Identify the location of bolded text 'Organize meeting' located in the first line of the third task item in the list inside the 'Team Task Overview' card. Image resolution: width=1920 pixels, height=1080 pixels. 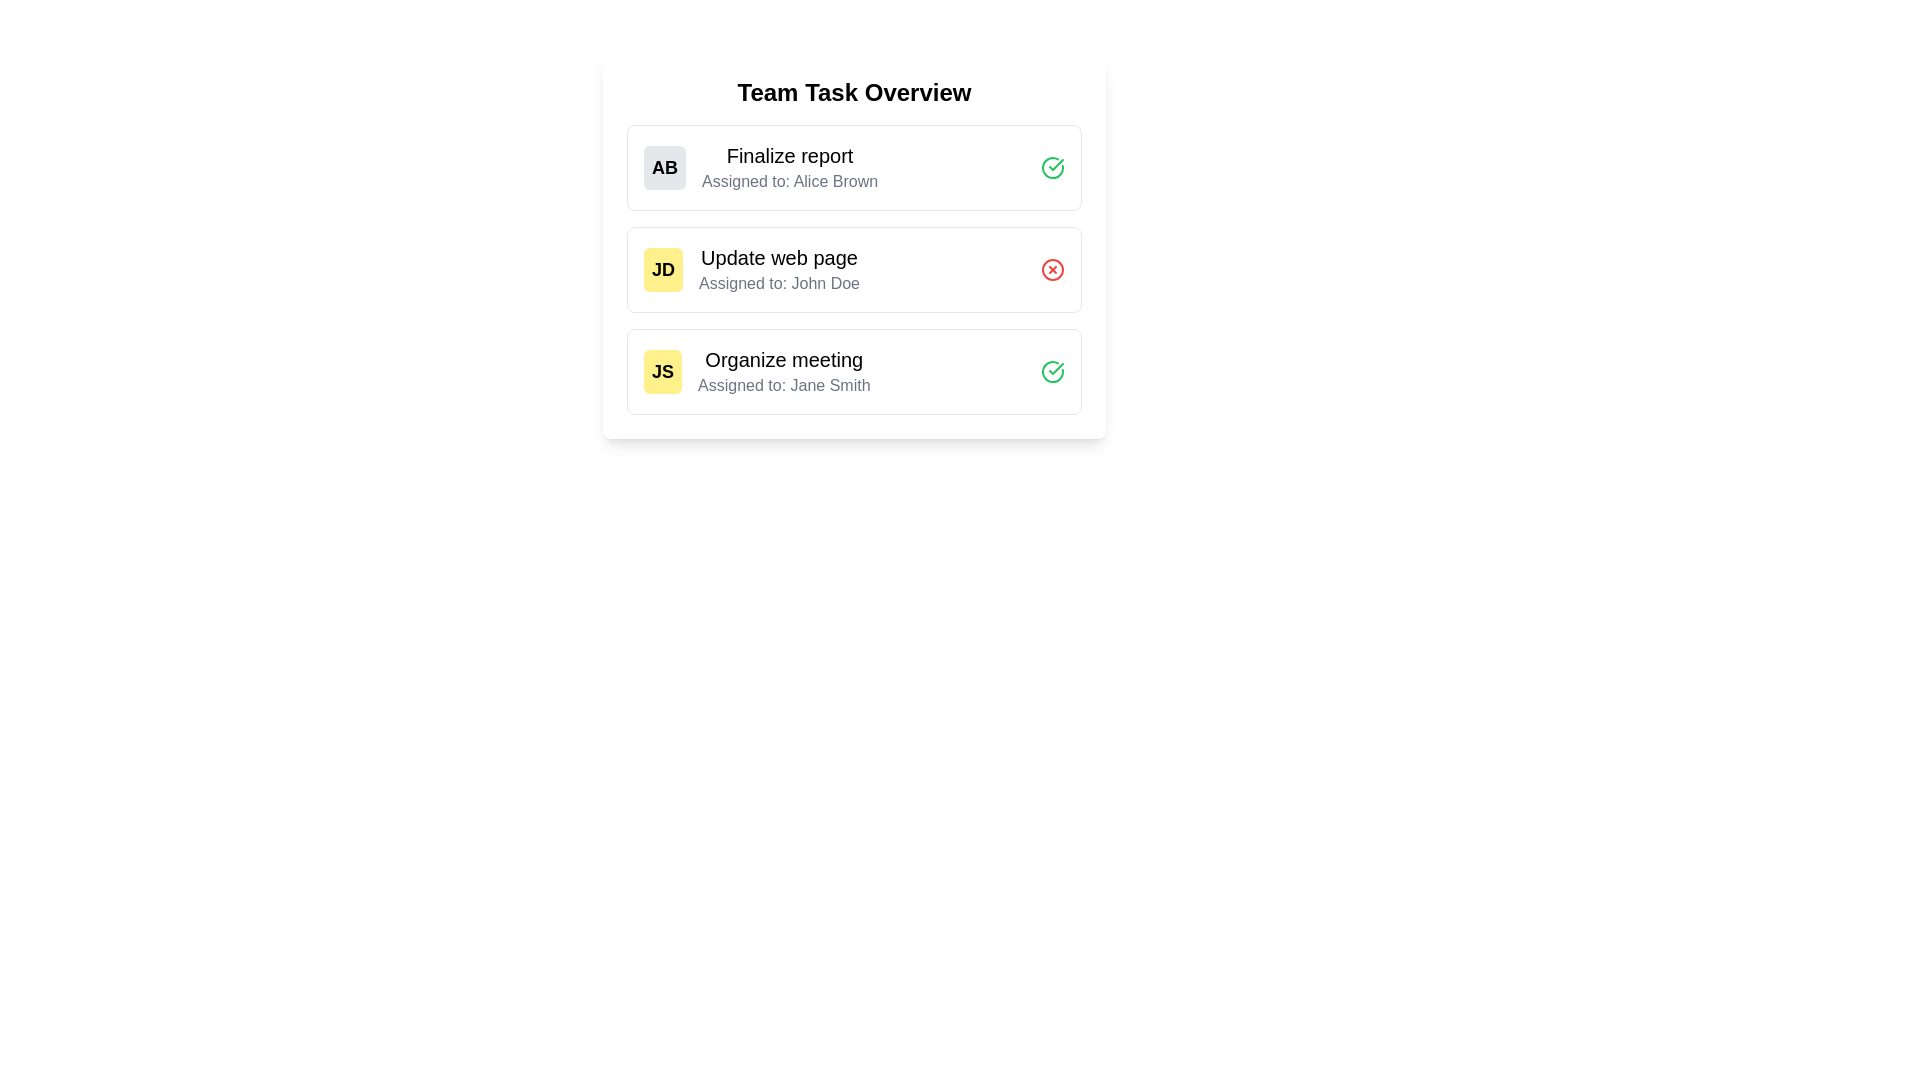
(783, 358).